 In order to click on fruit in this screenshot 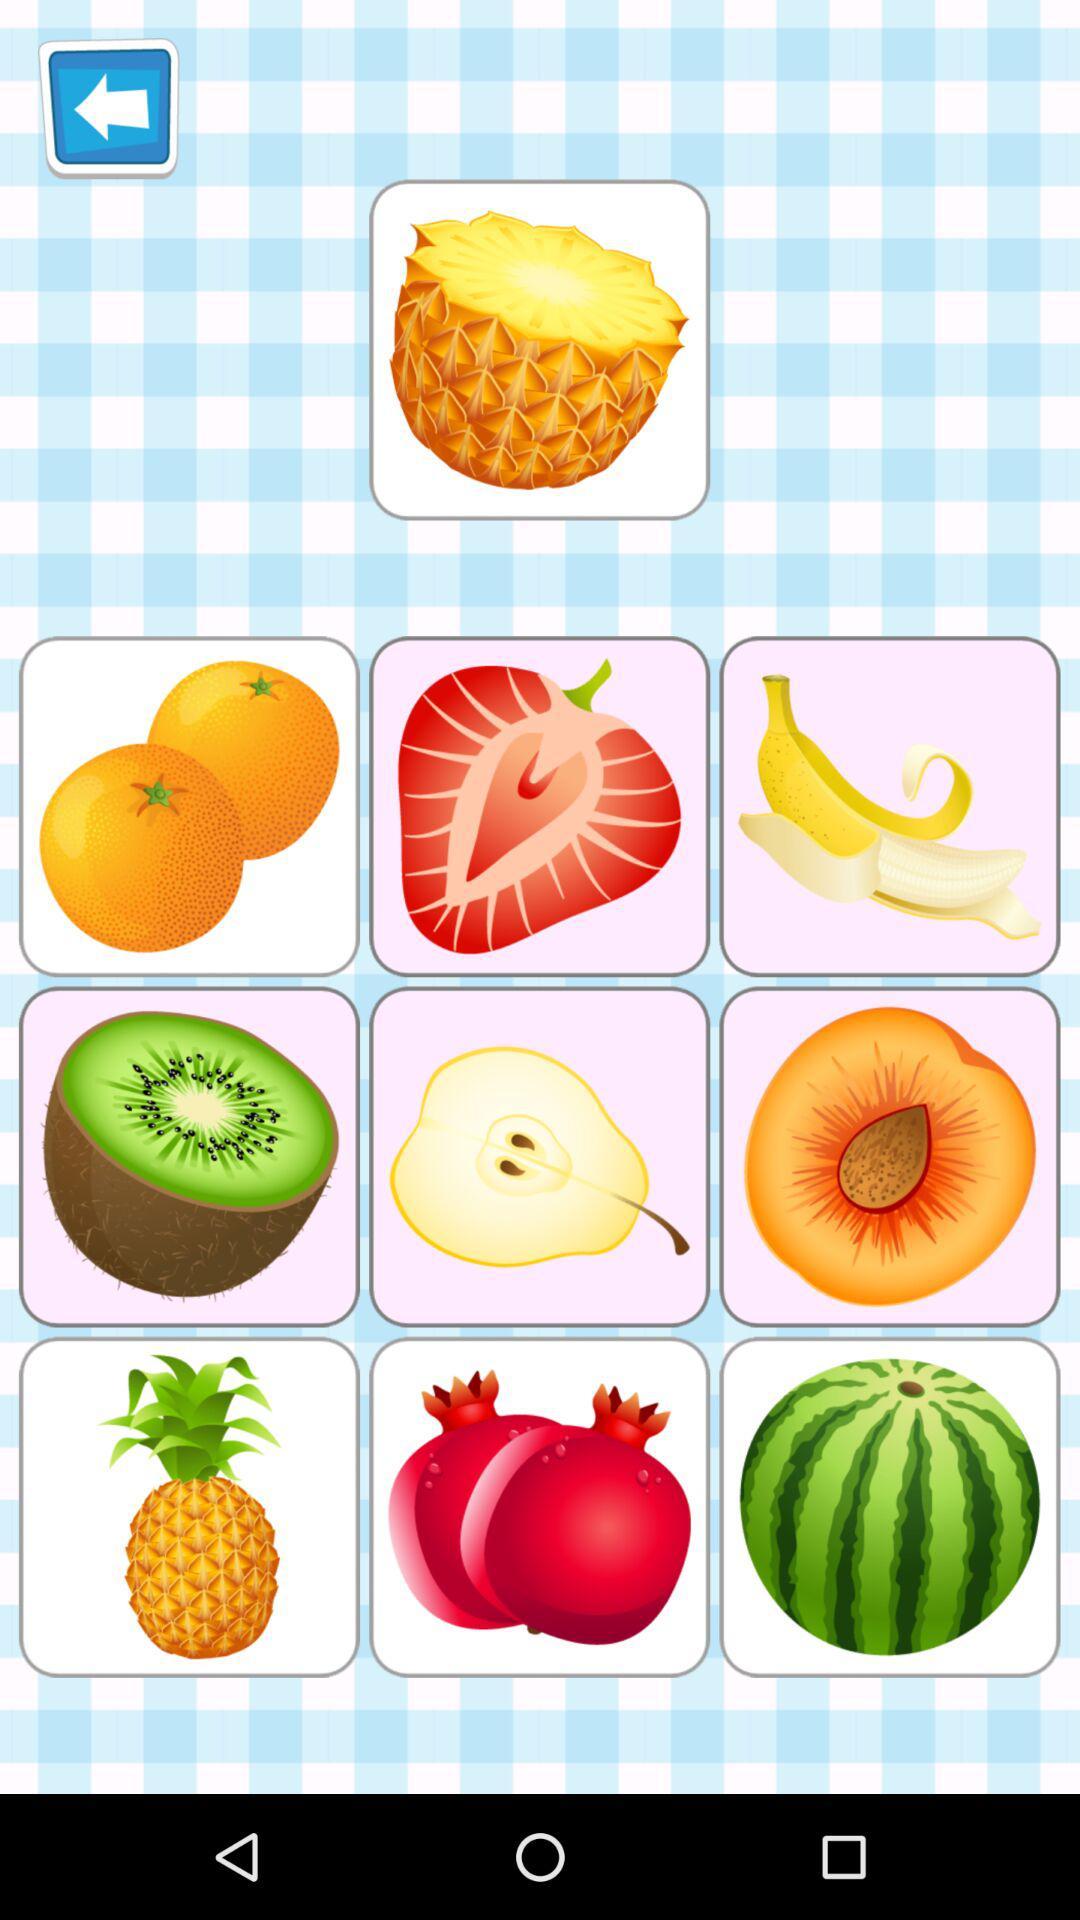, I will do `click(538, 349)`.